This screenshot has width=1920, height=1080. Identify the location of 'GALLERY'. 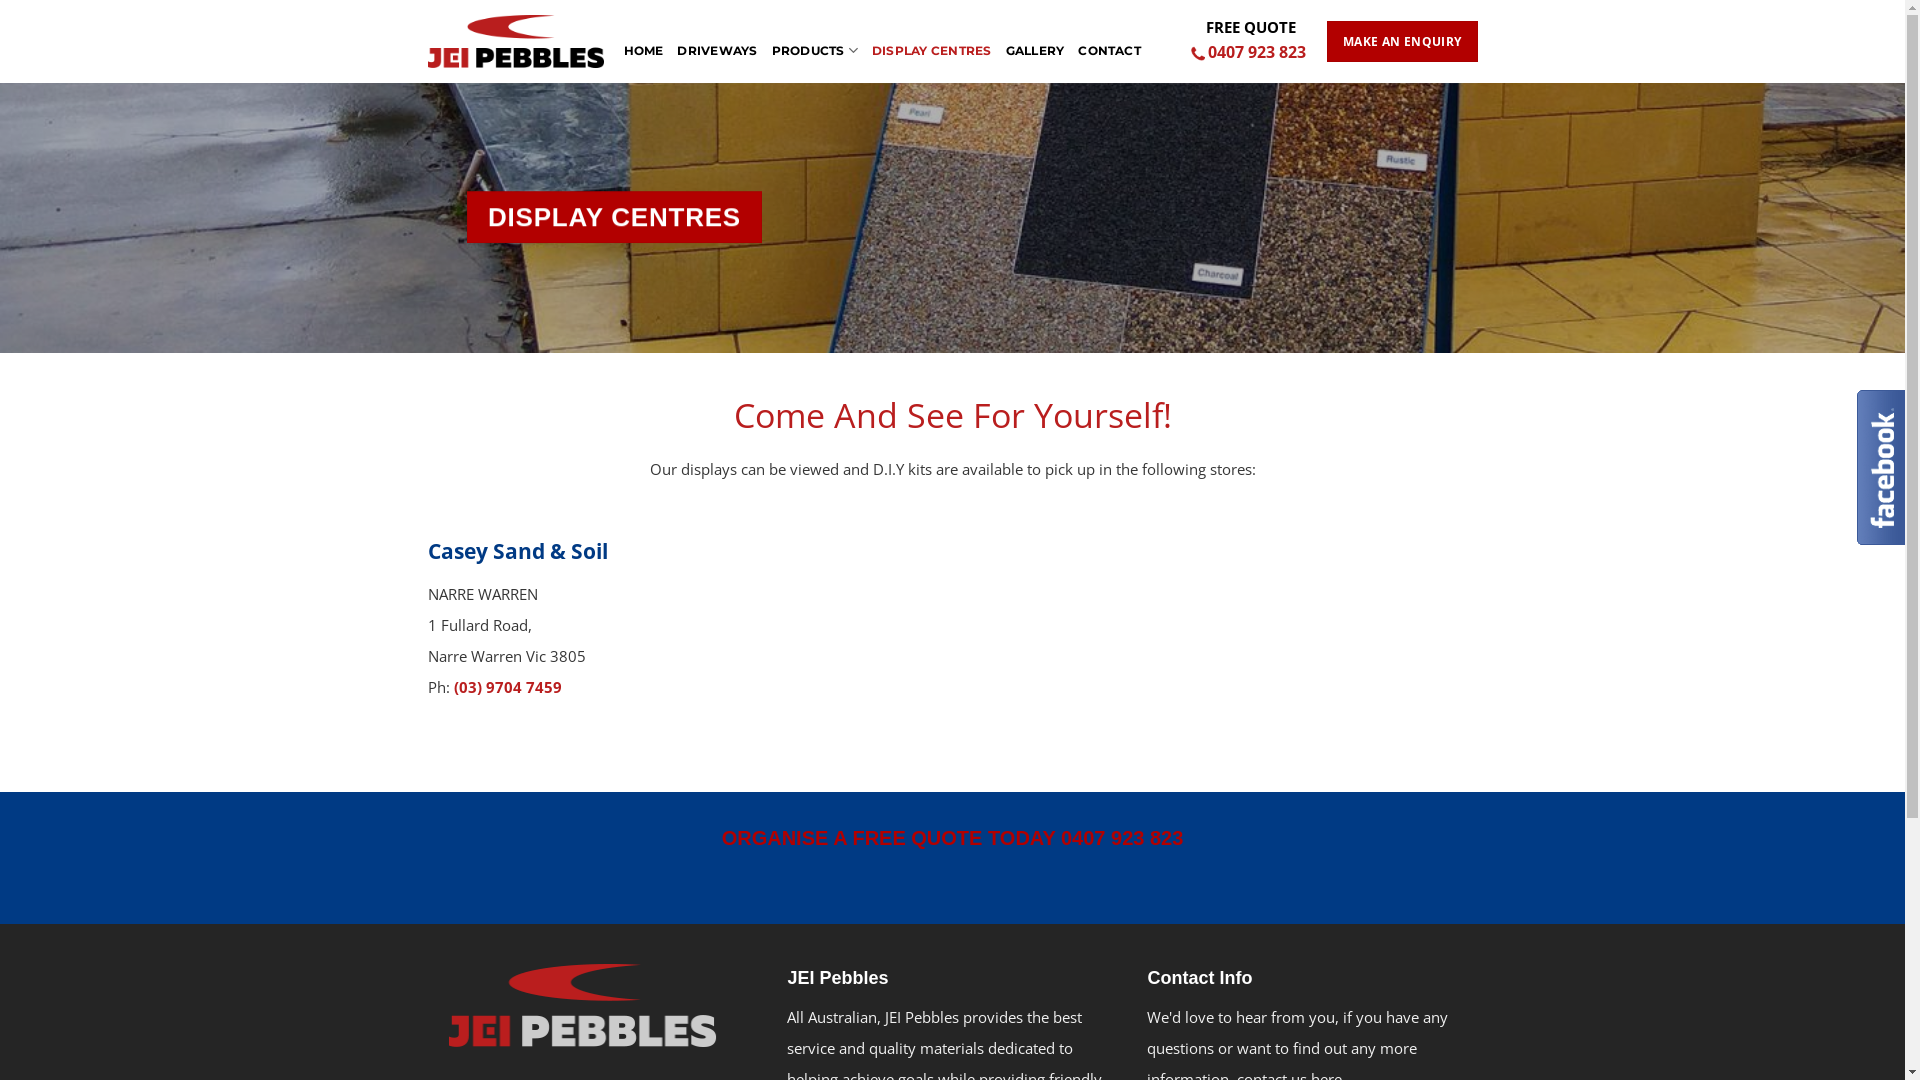
(1035, 40).